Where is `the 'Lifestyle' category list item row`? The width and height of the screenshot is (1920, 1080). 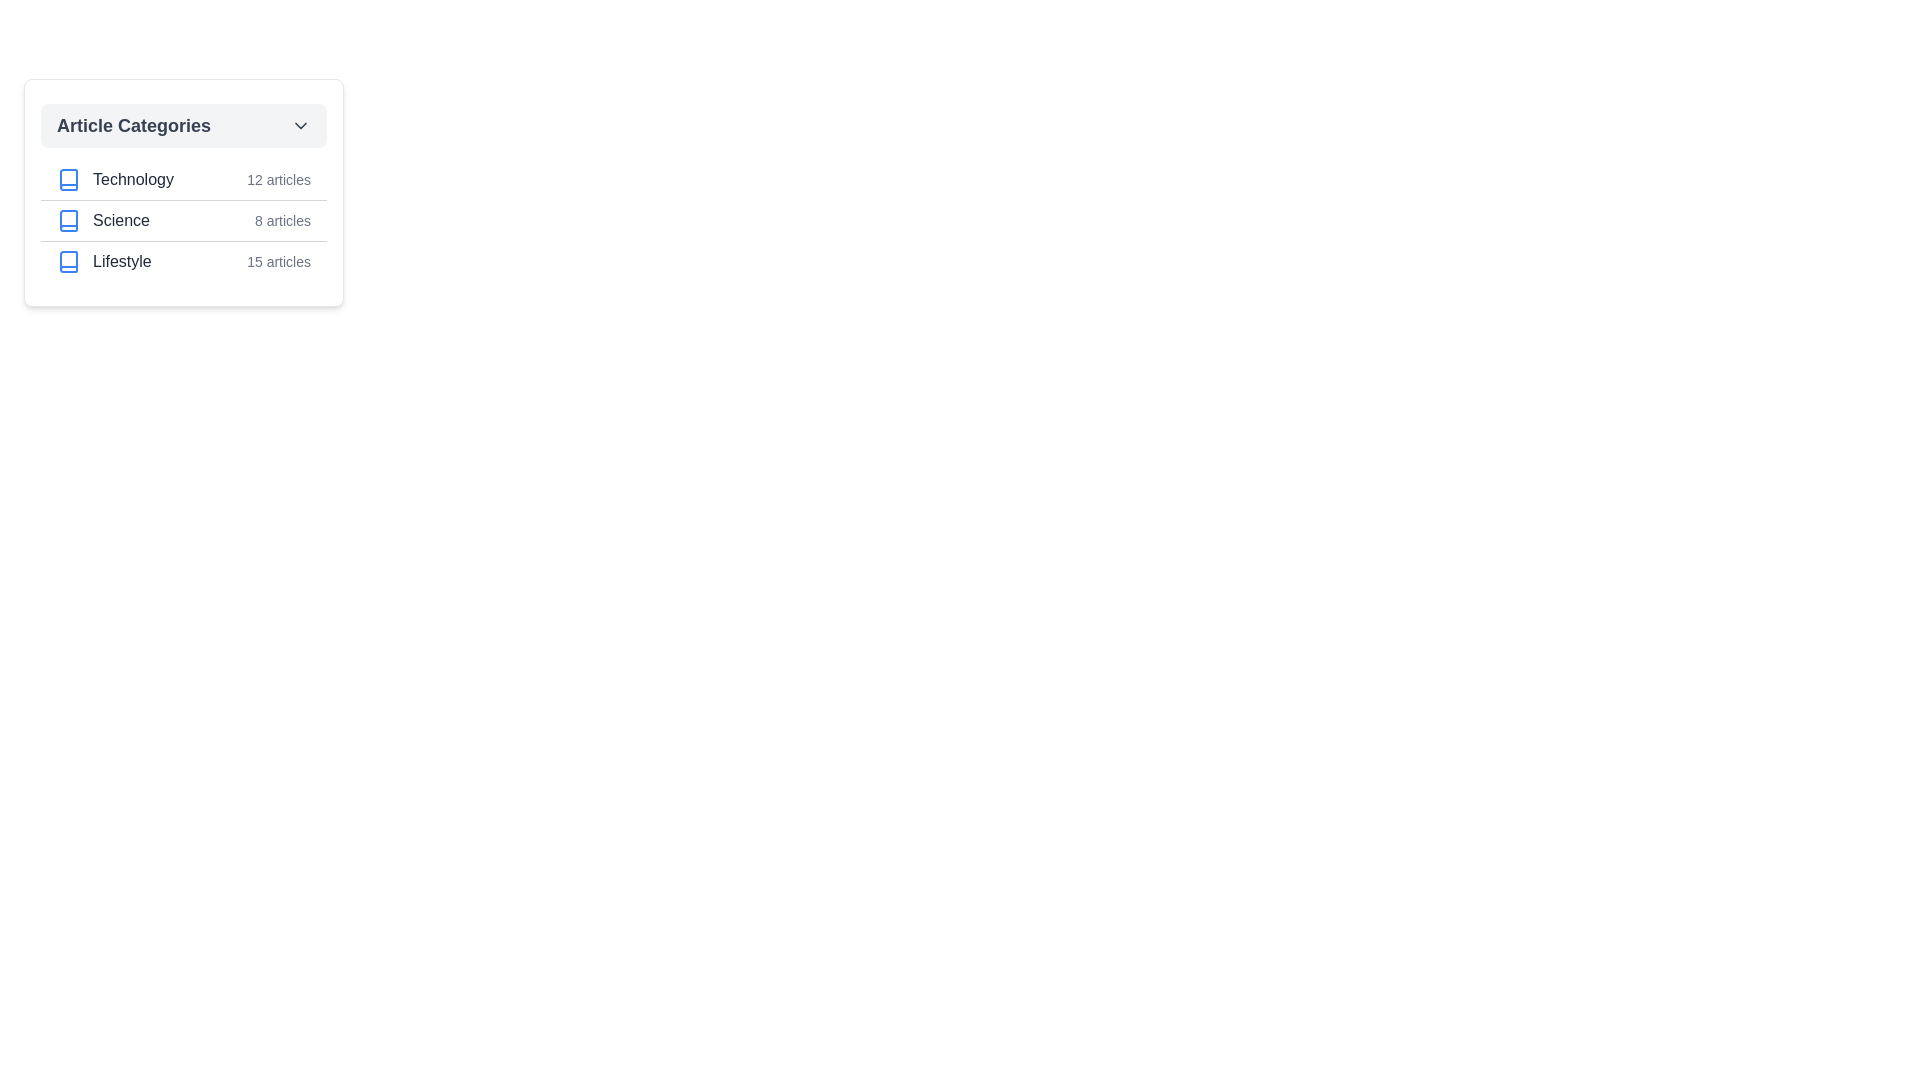
the 'Lifestyle' category list item row is located at coordinates (183, 260).